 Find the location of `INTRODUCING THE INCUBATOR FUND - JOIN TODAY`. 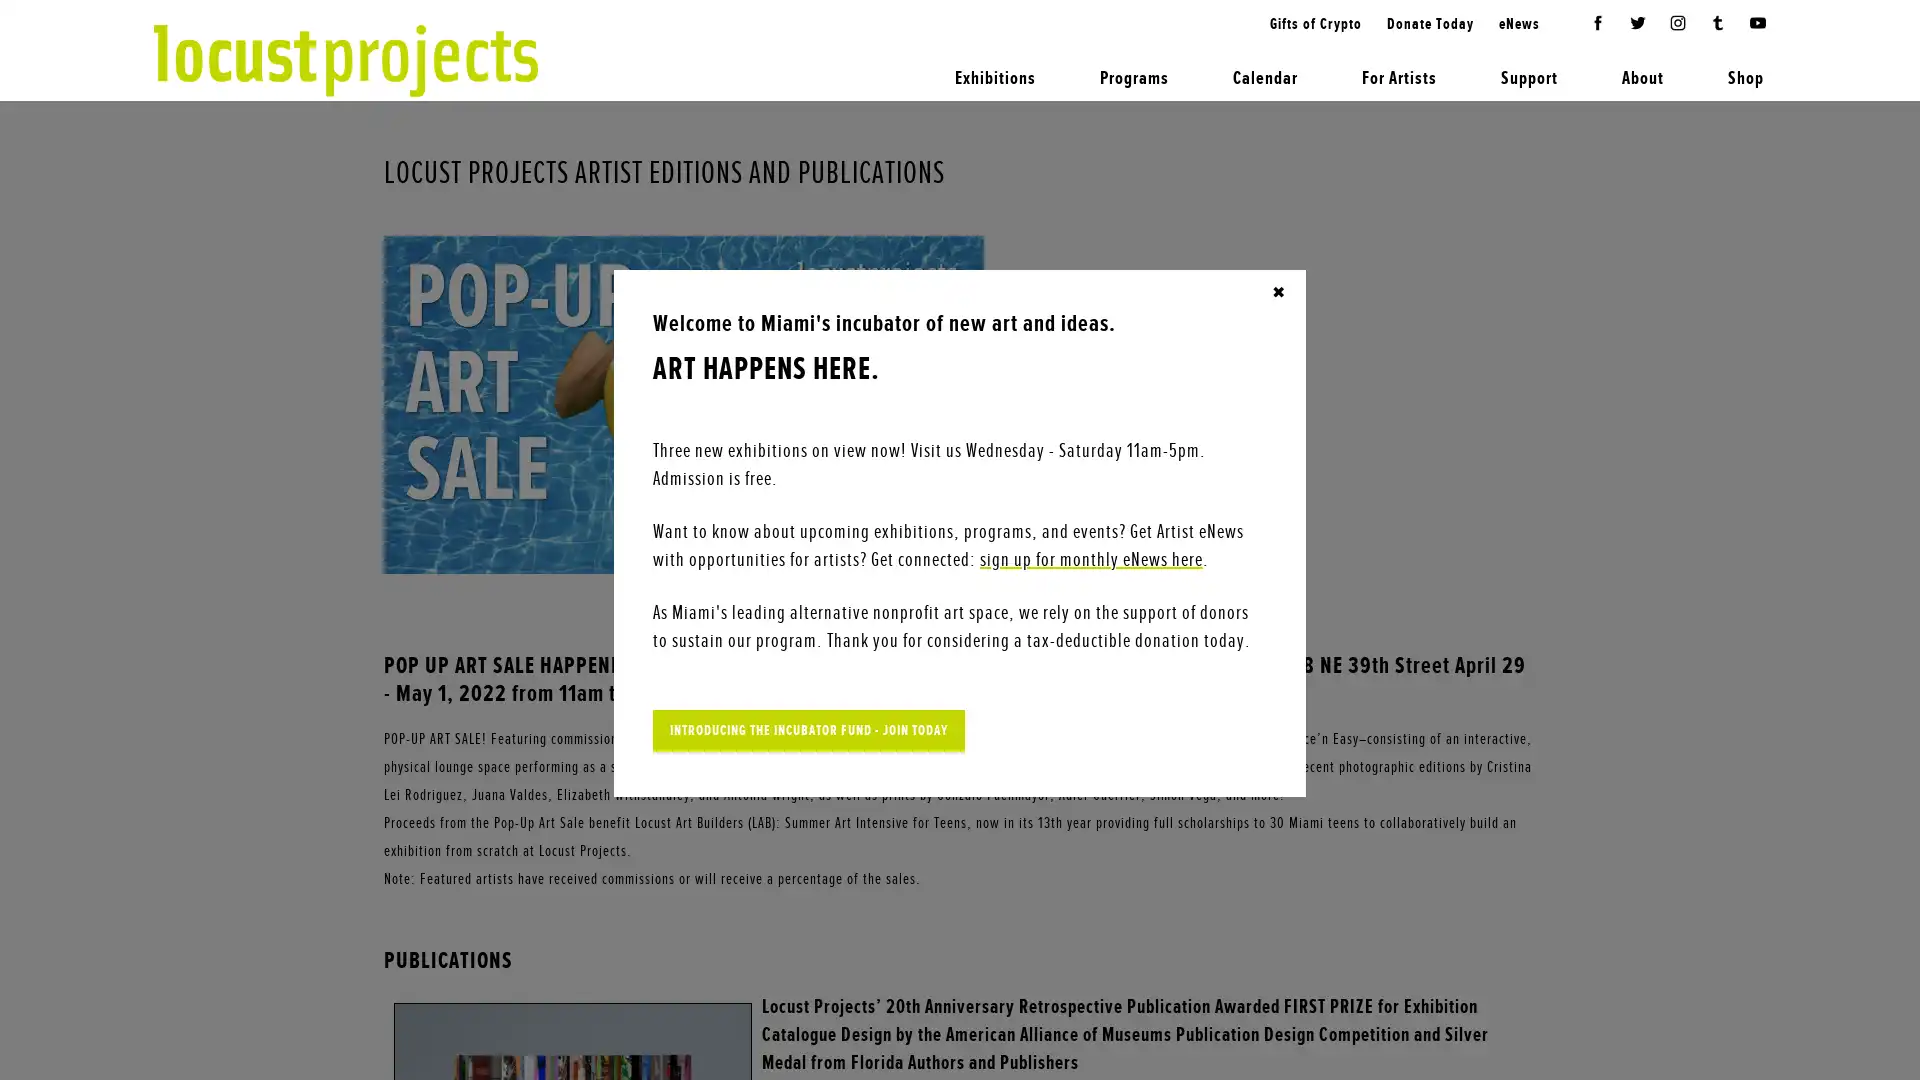

INTRODUCING THE INCUBATOR FUND - JOIN TODAY is located at coordinates (807, 730).